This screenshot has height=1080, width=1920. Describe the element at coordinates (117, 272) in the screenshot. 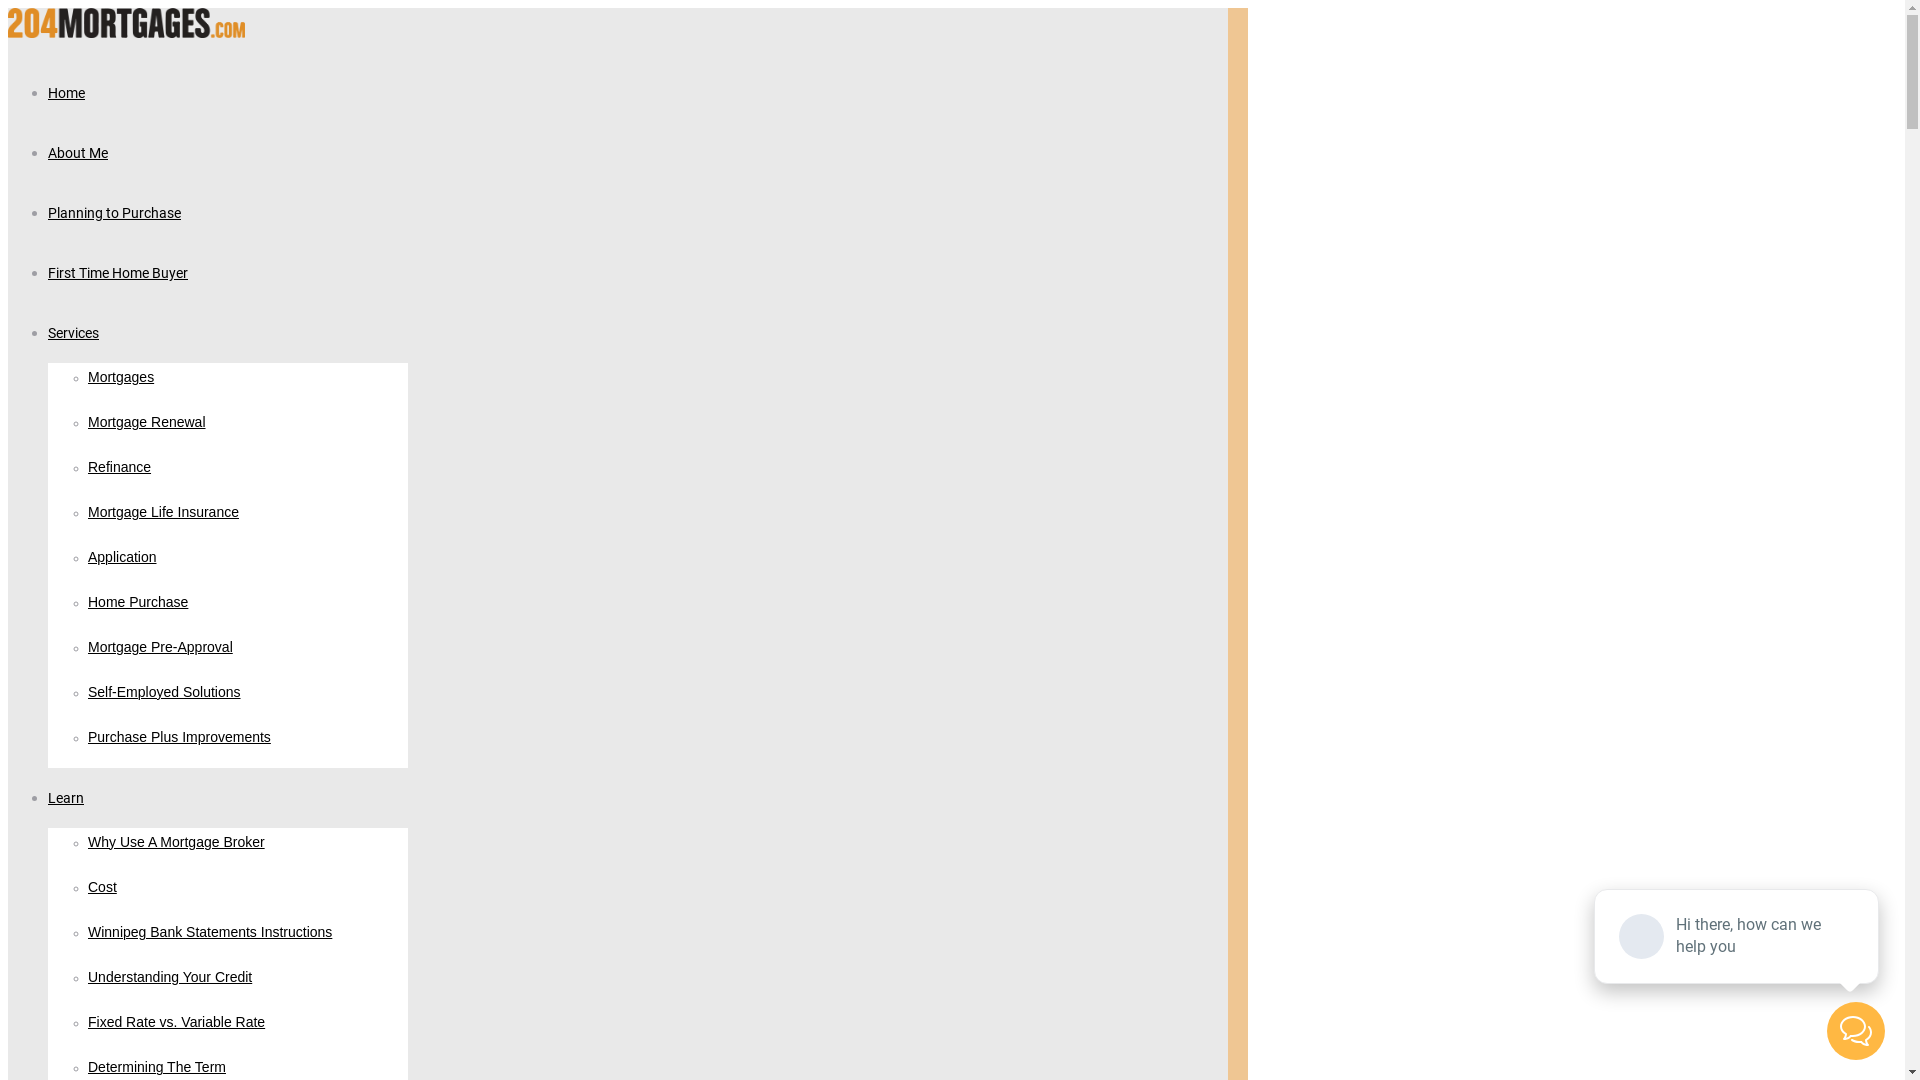

I see `'First Time Home Buyer'` at that location.